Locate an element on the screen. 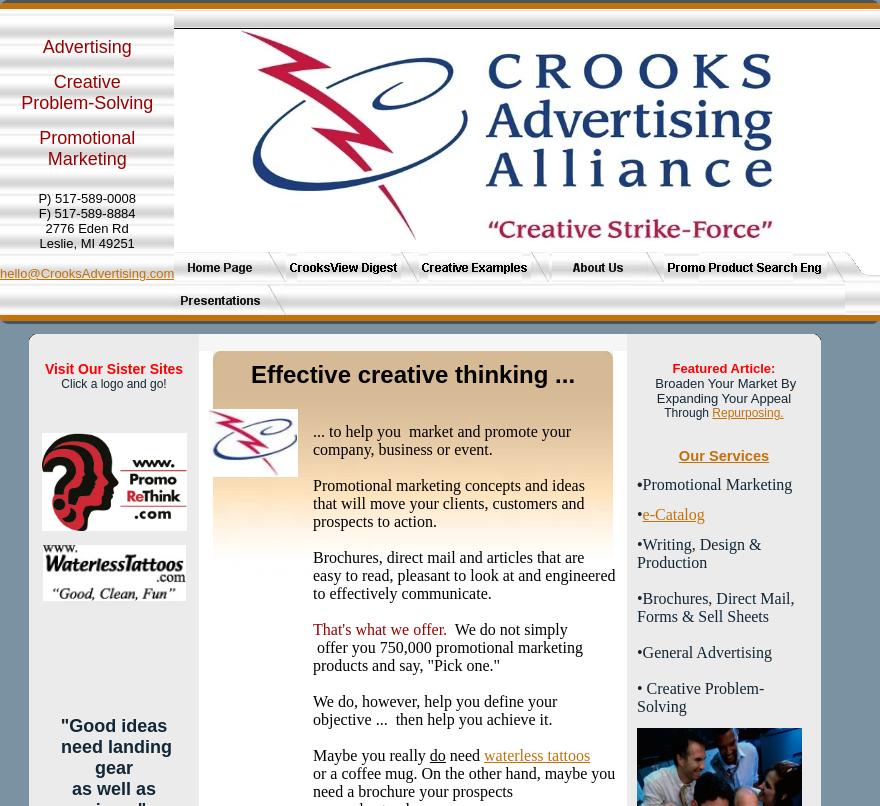 This screenshot has height=806, width=880. 'Brochures, direct mail and articles that are' is located at coordinates (447, 557).